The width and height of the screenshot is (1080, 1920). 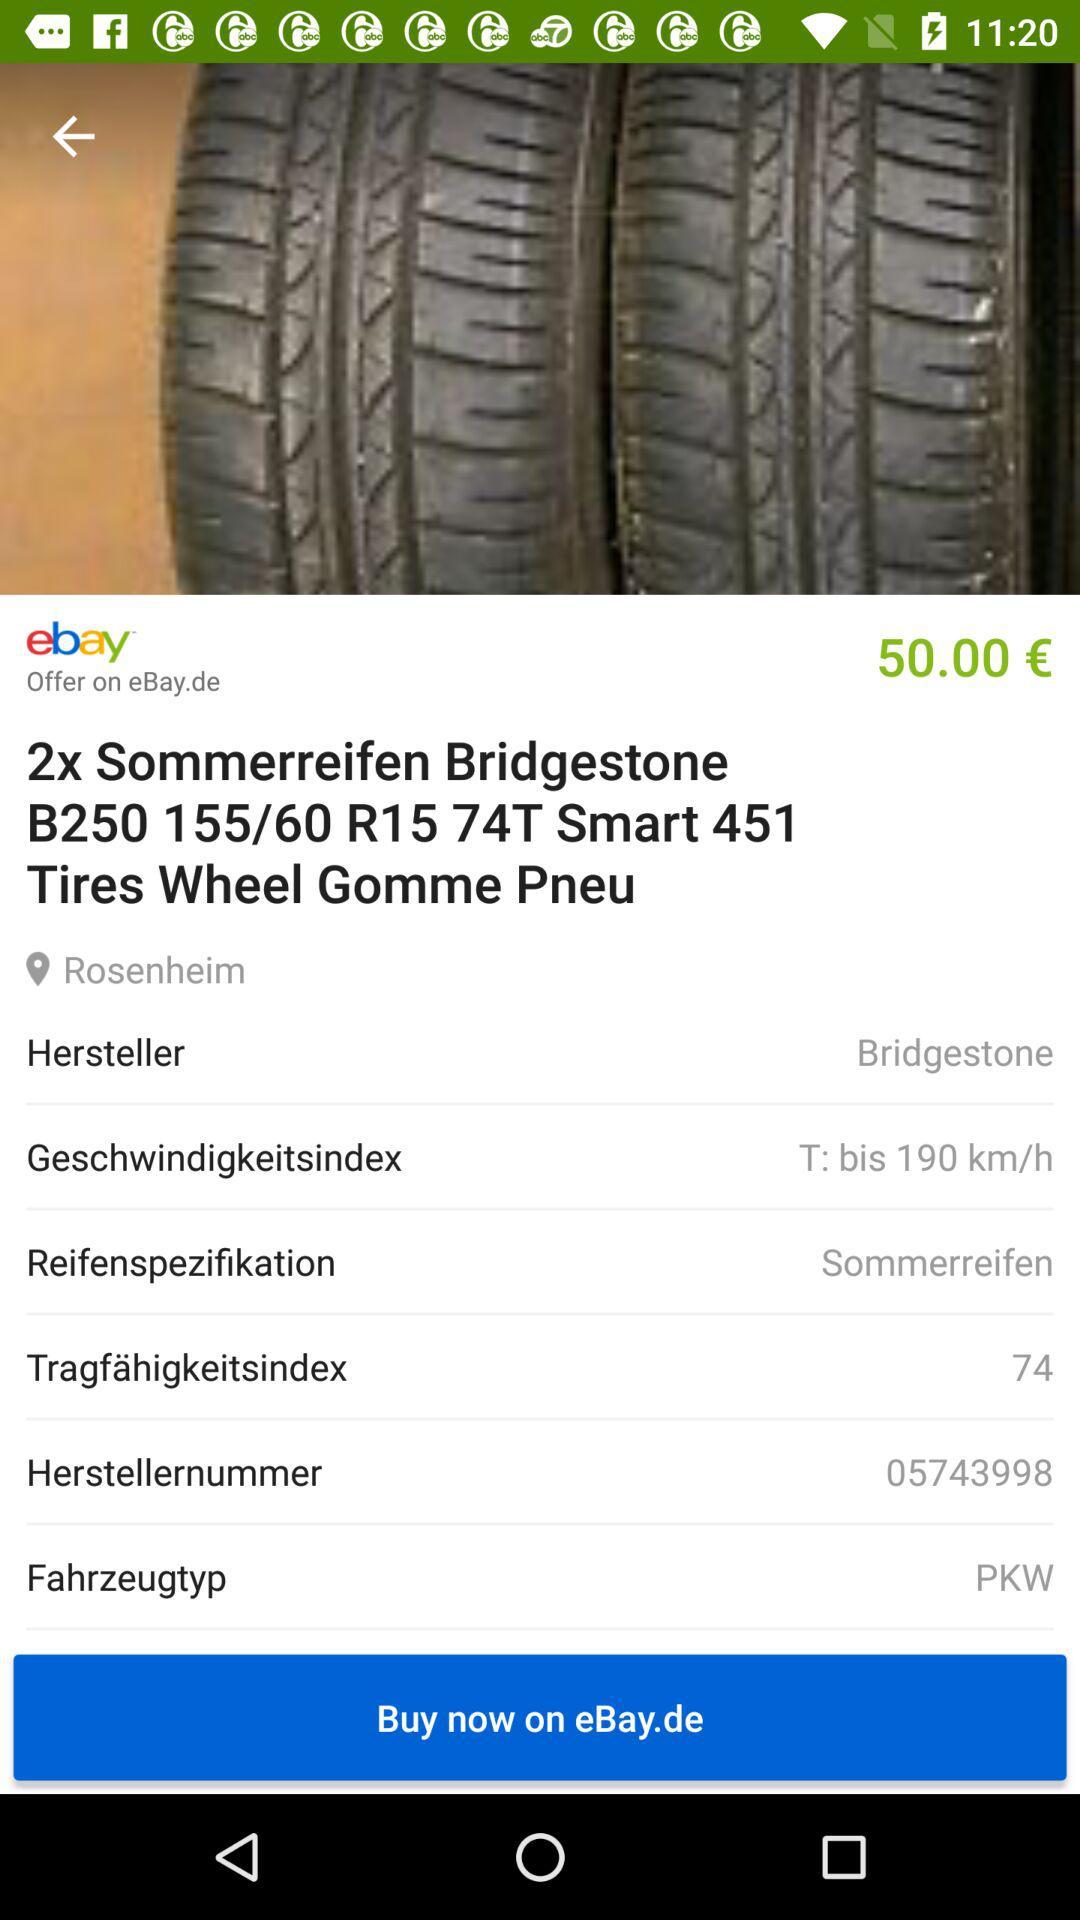 I want to click on 05743998 item, so click(x=687, y=1471).